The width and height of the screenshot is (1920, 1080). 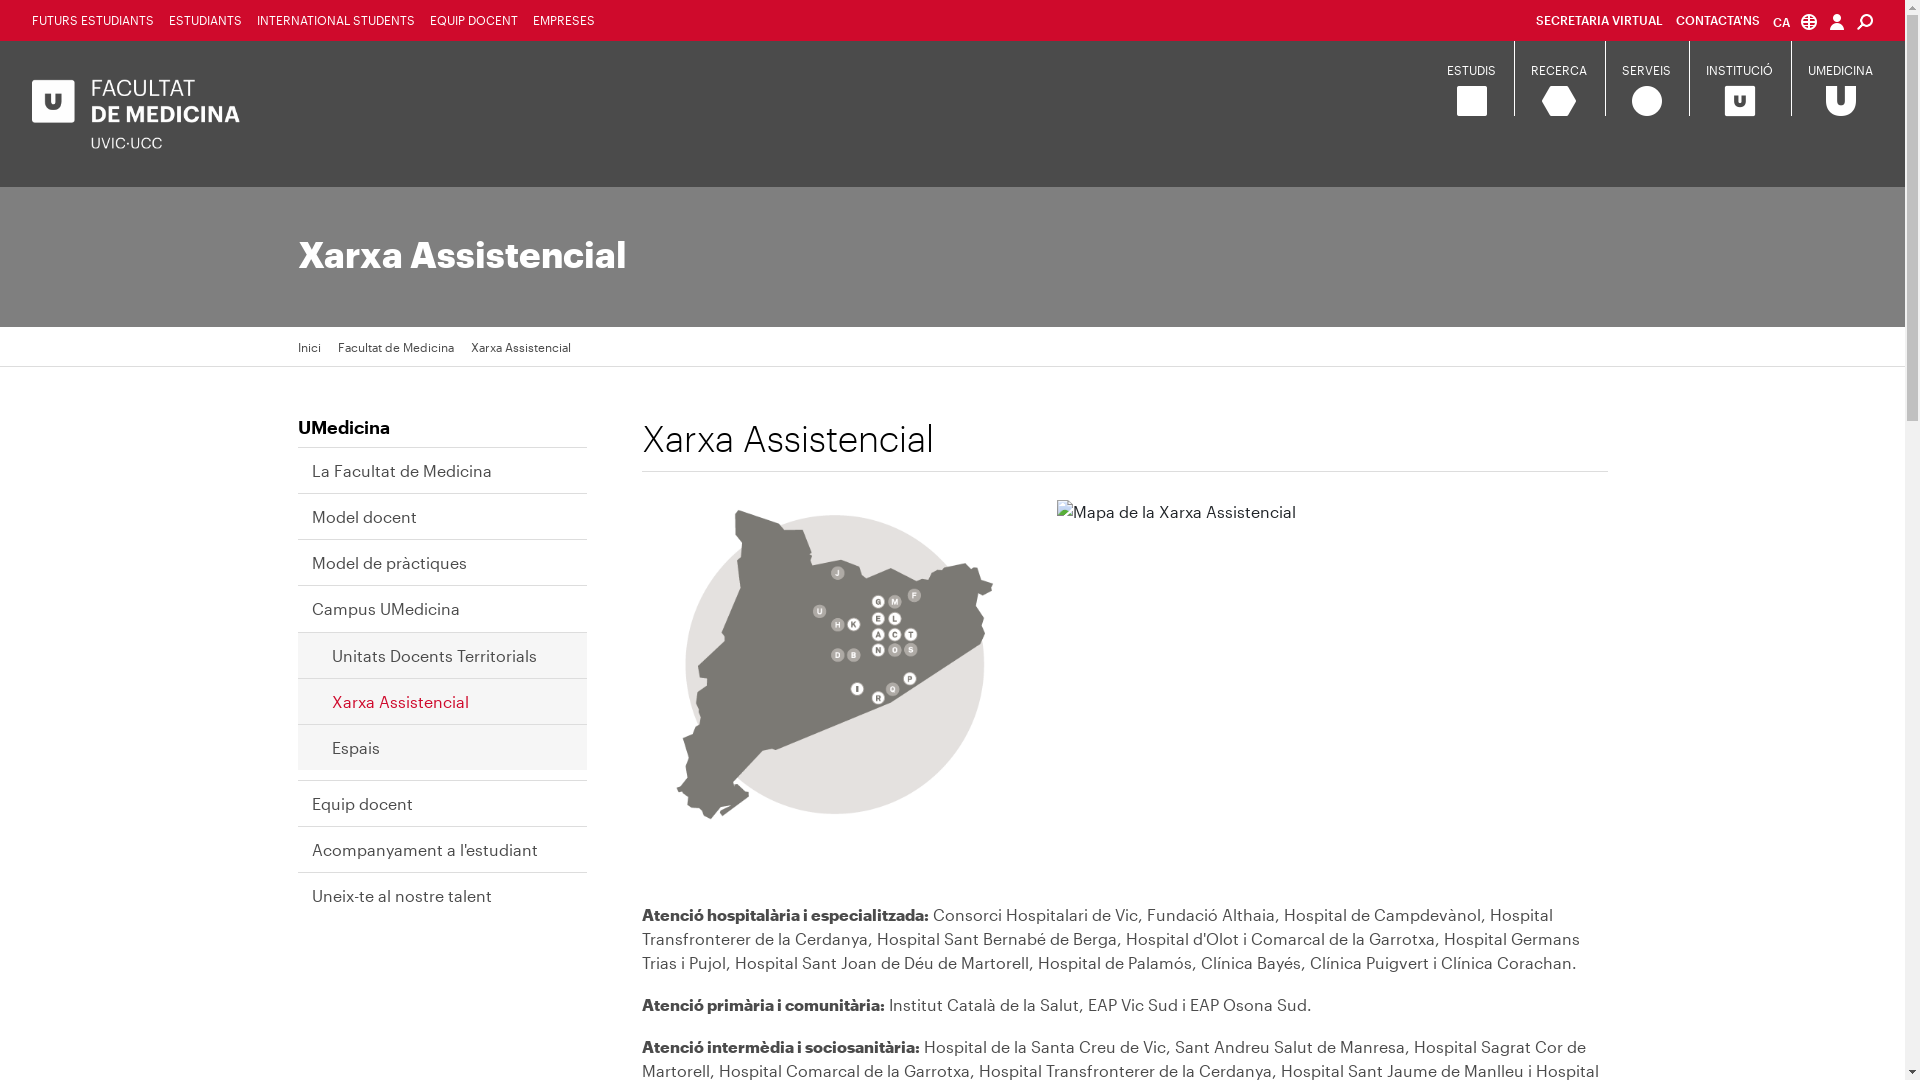 What do you see at coordinates (443, 655) in the screenshot?
I see `'Unitats Docents Territorials'` at bounding box center [443, 655].